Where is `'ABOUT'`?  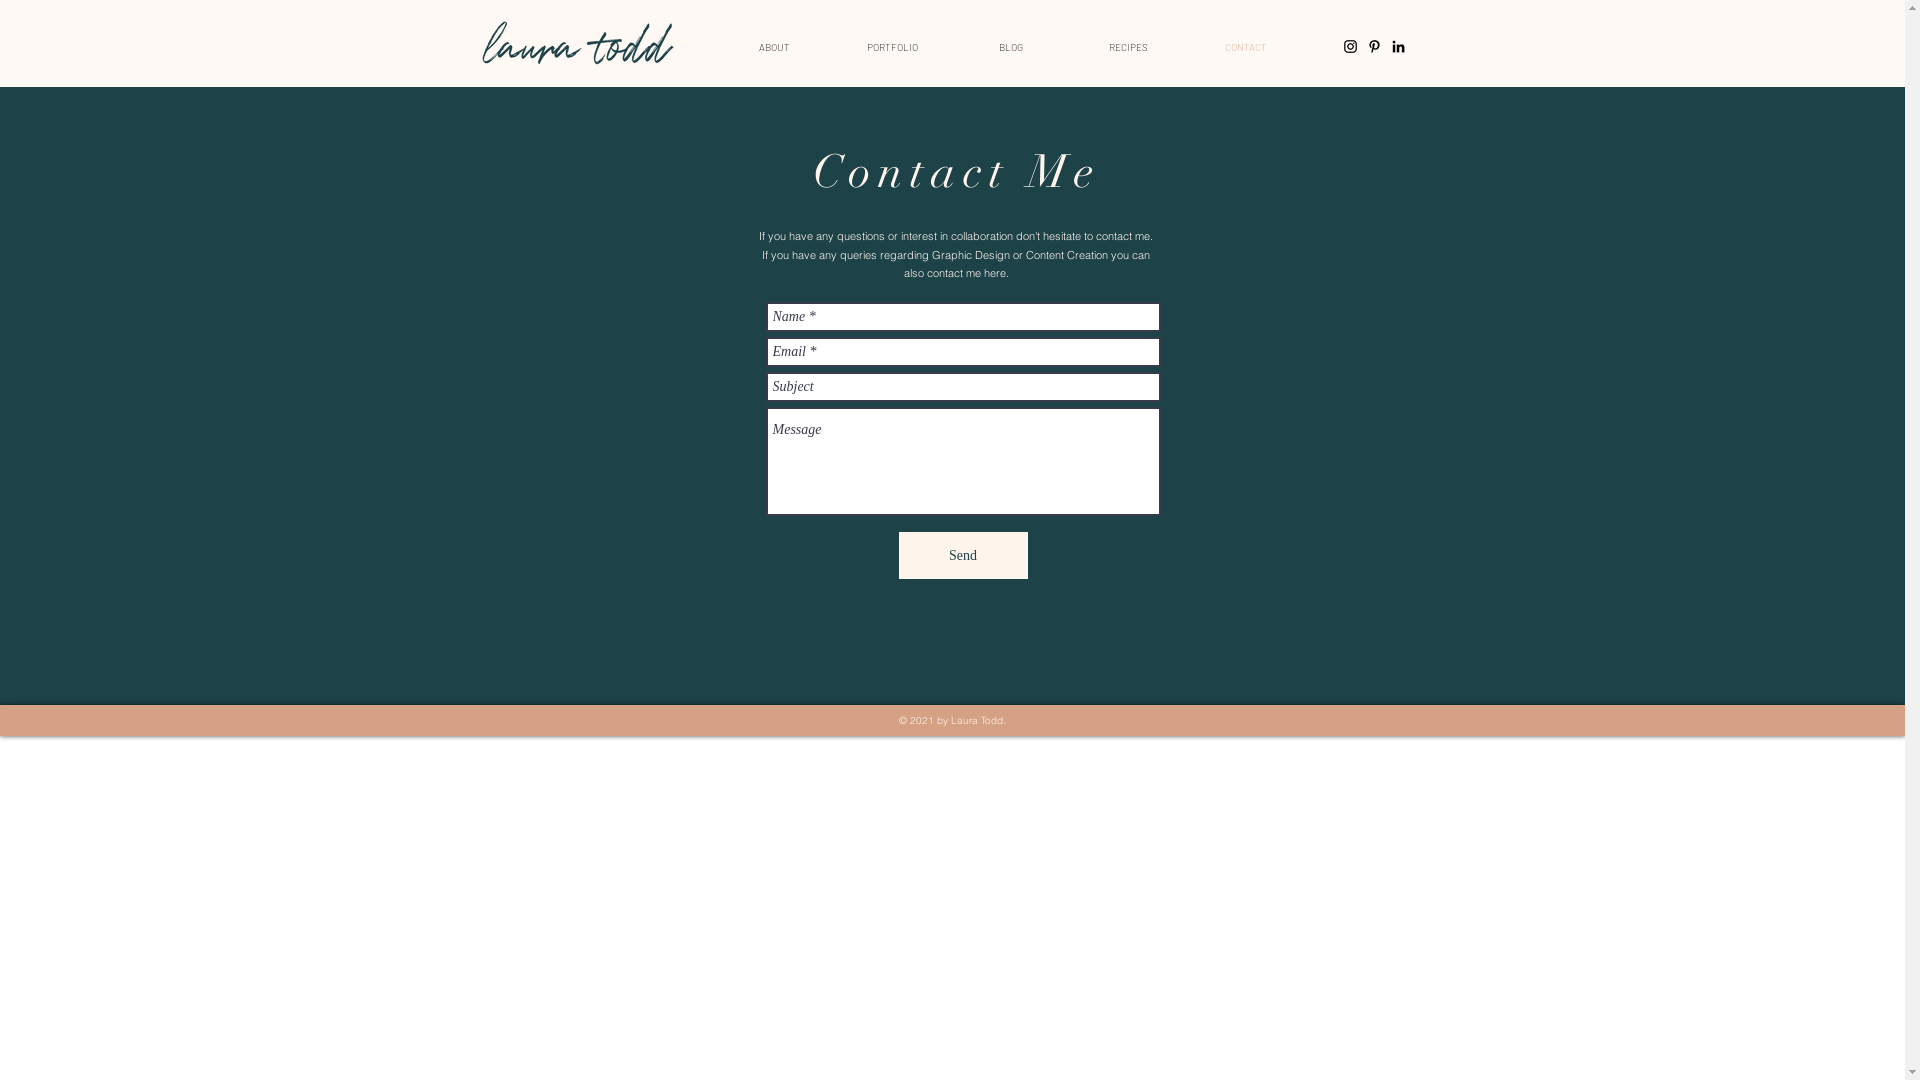
'ABOUT' is located at coordinates (773, 45).